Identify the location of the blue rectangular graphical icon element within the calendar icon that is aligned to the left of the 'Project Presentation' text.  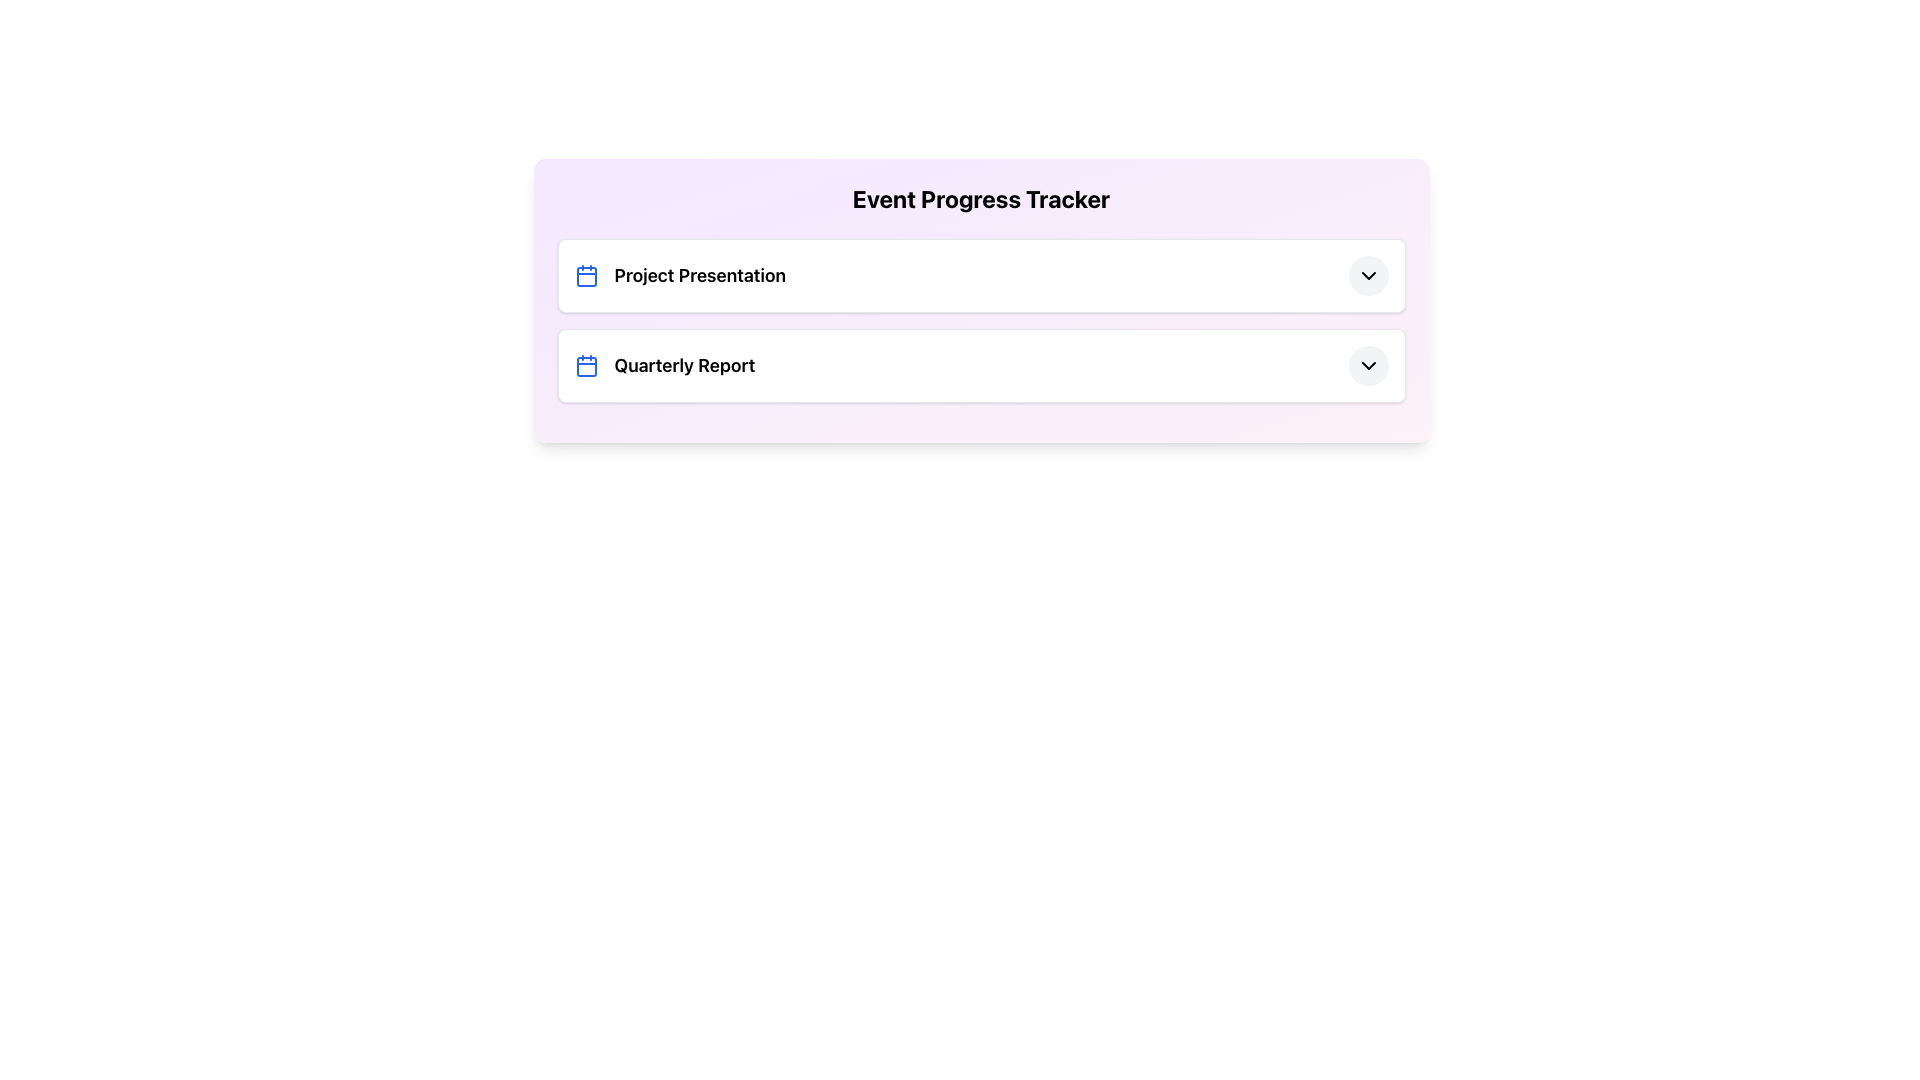
(585, 277).